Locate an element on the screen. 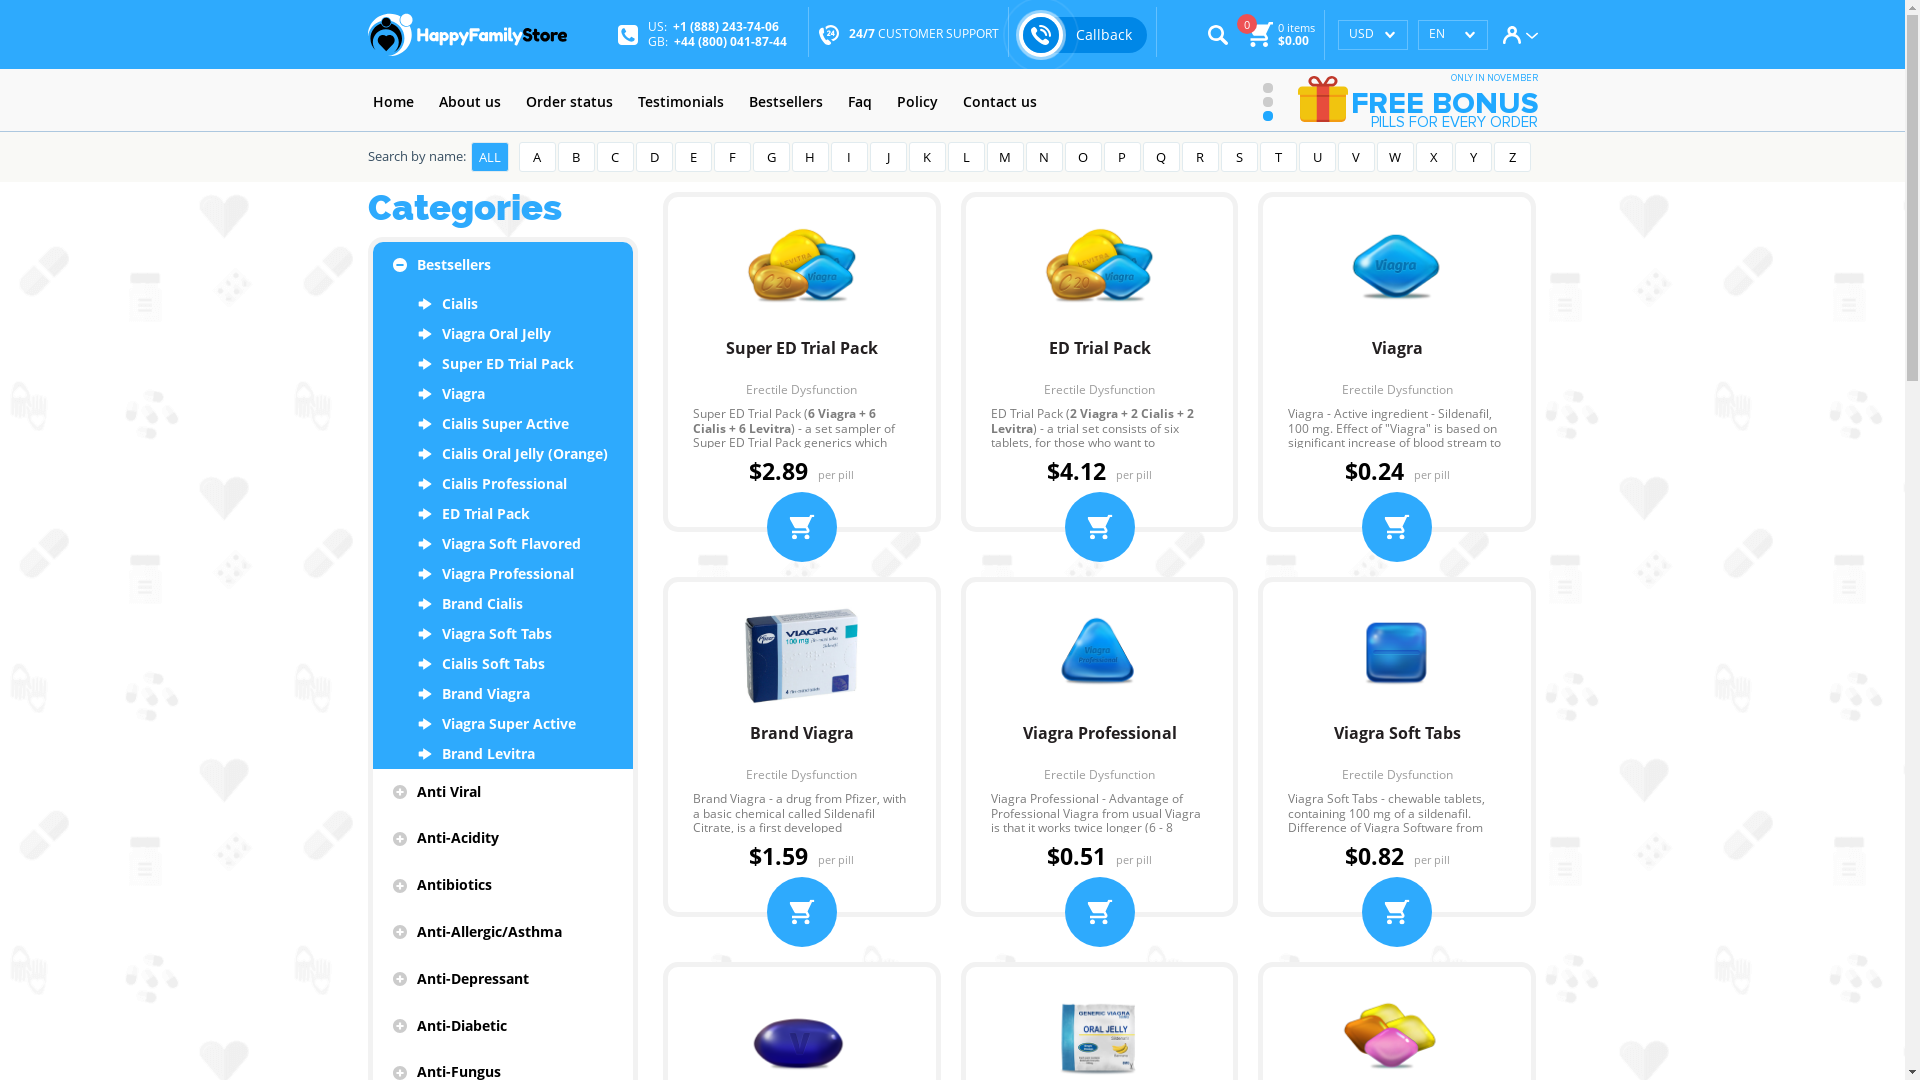 The height and width of the screenshot is (1080, 1920). 'D' is located at coordinates (654, 156).